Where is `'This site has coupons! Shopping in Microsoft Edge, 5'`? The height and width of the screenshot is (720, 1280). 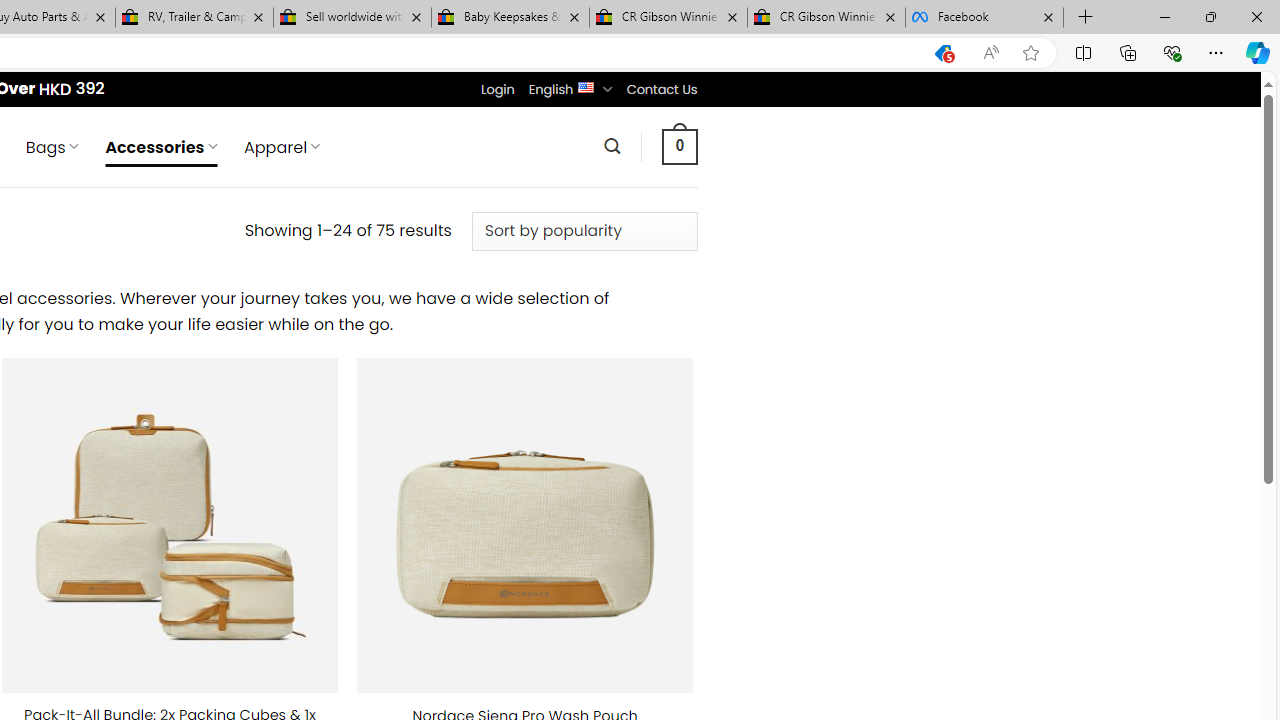
'This site has coupons! Shopping in Microsoft Edge, 5' is located at coordinates (942, 52).